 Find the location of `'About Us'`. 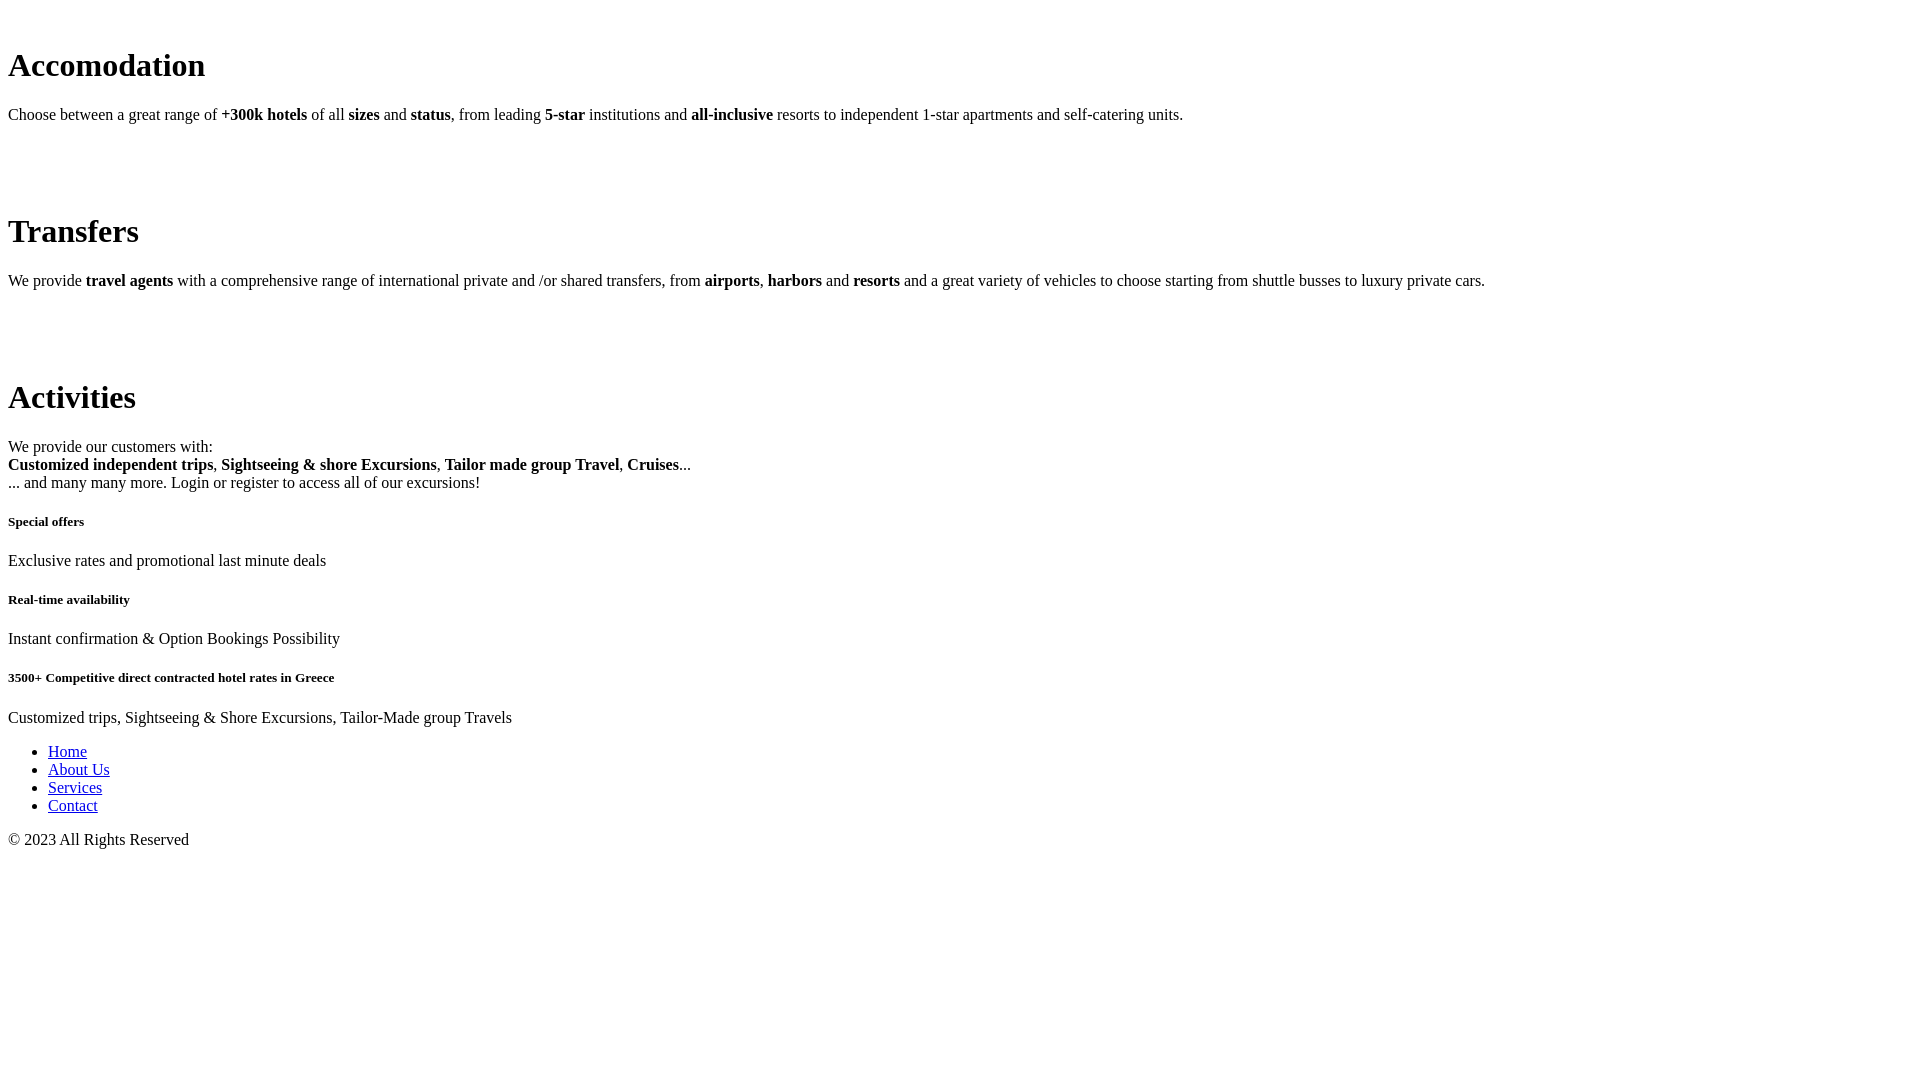

'About Us' is located at coordinates (78, 768).